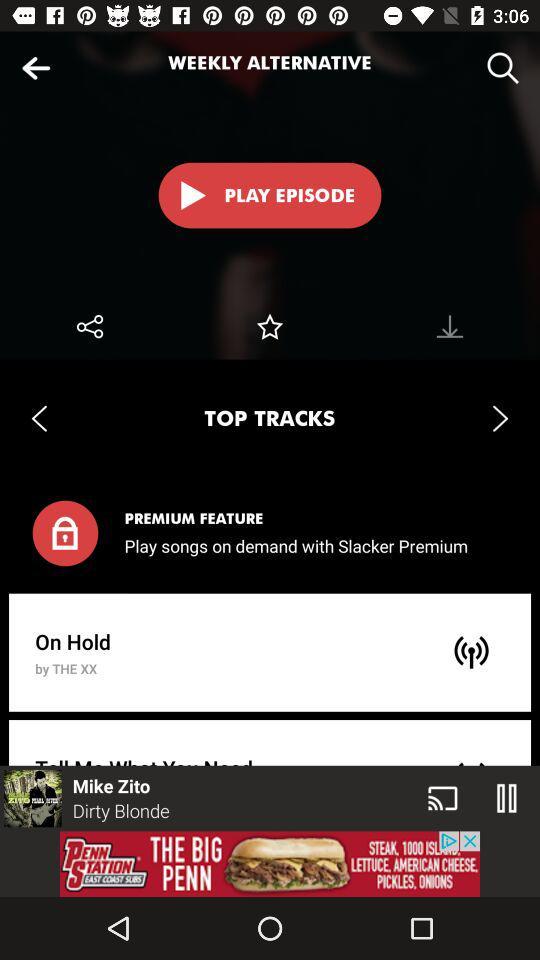 The image size is (540, 960). What do you see at coordinates (270, 863) in the screenshot?
I see `advertisement` at bounding box center [270, 863].